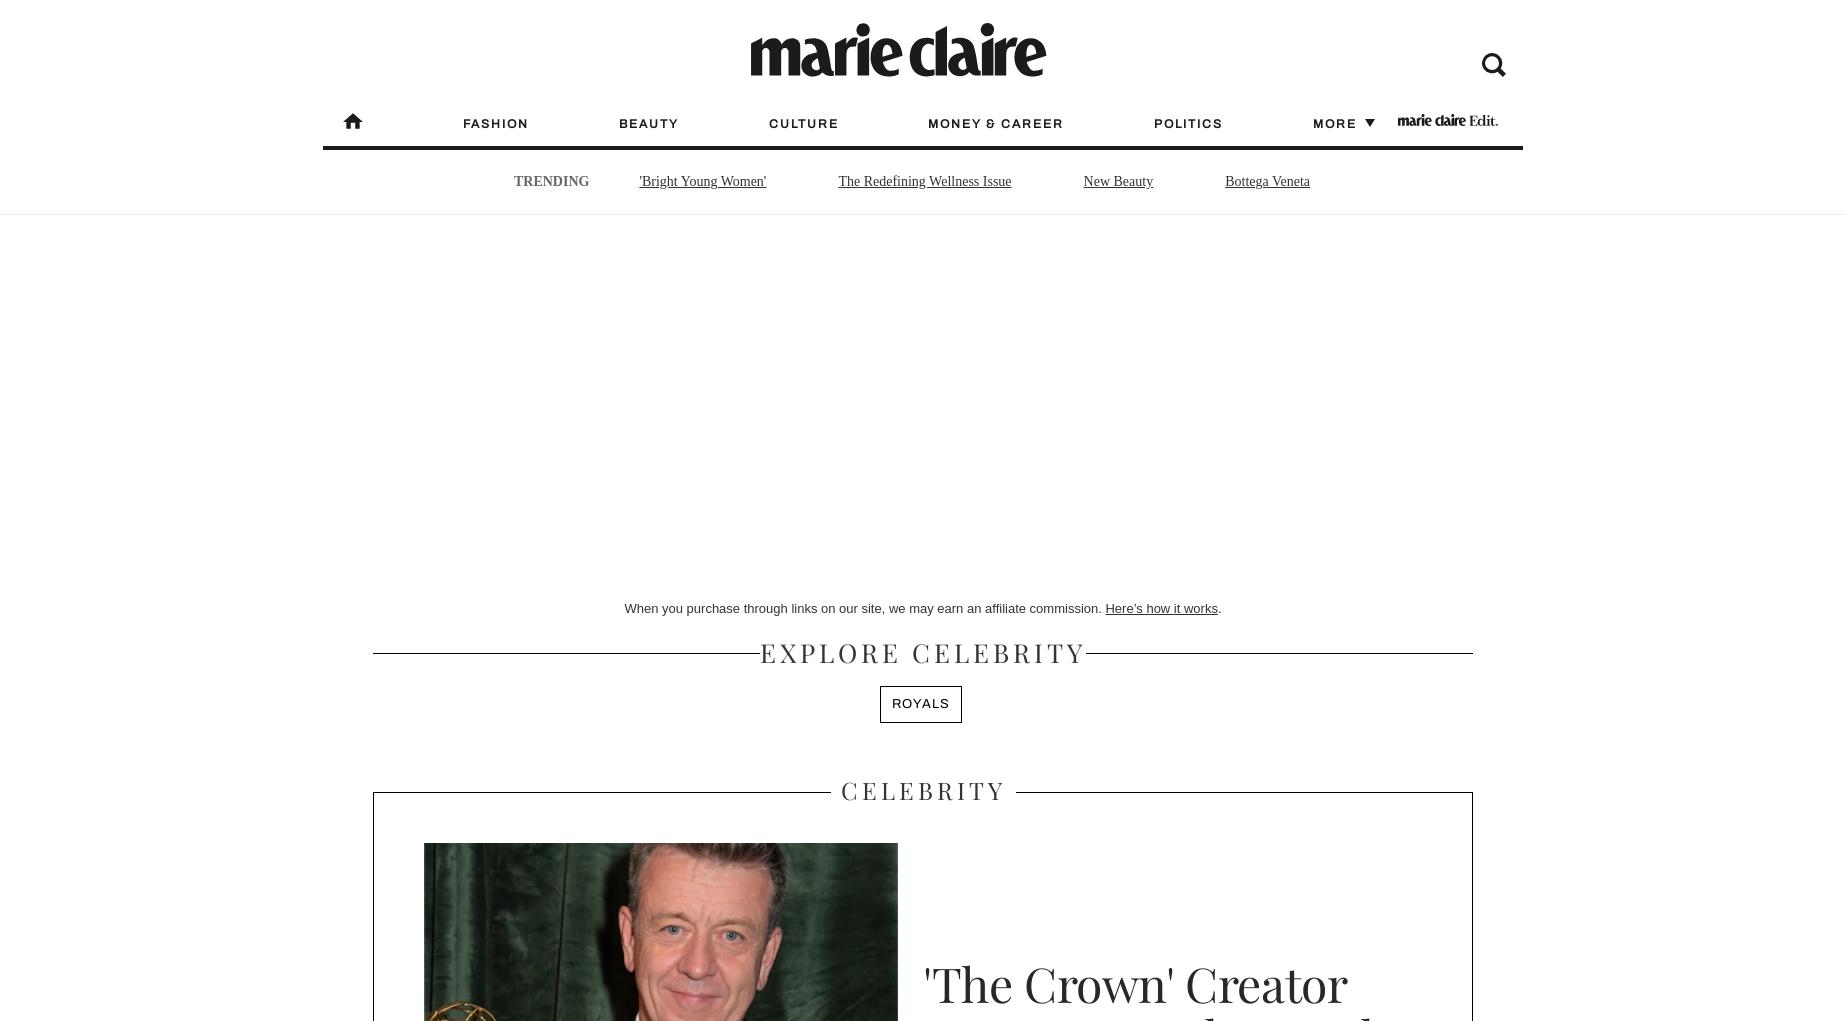 The image size is (1846, 1021). What do you see at coordinates (1267, 180) in the screenshot?
I see `'Bottega Veneta'` at bounding box center [1267, 180].